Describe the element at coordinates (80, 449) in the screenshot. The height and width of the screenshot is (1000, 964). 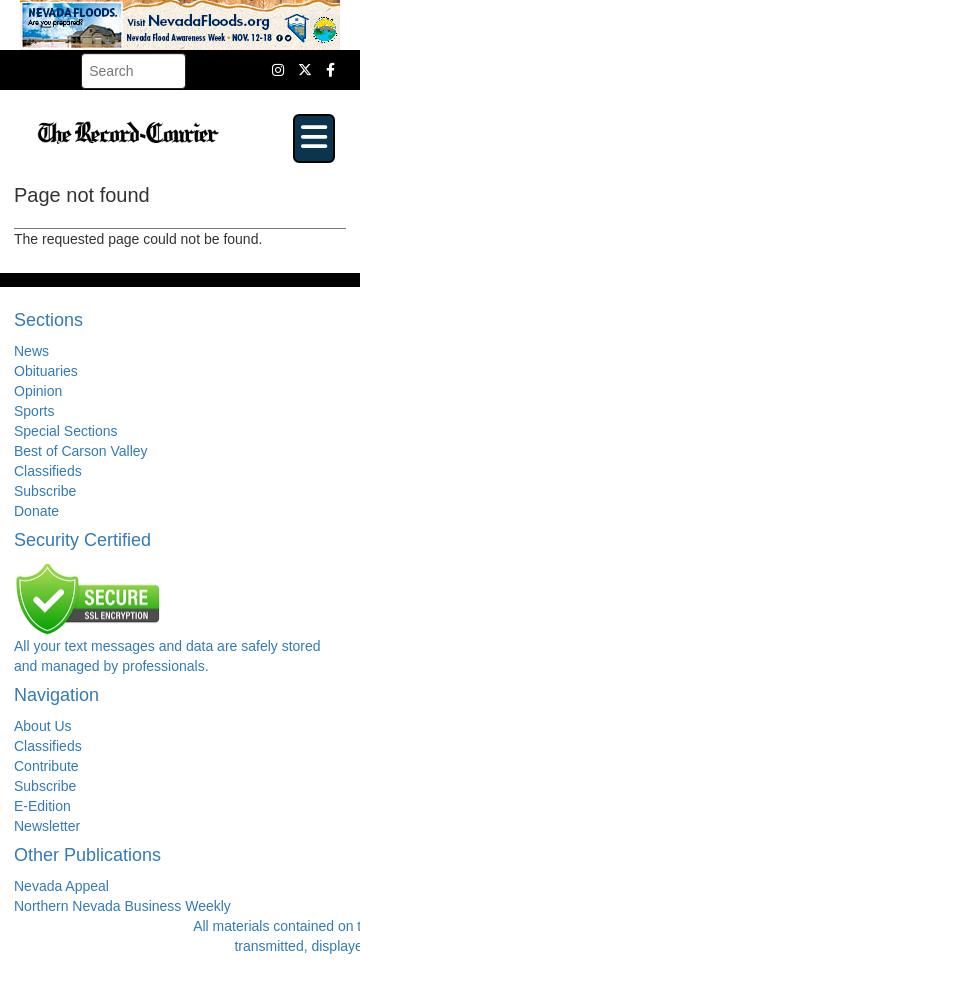
I see `'Best of Carson Valley'` at that location.